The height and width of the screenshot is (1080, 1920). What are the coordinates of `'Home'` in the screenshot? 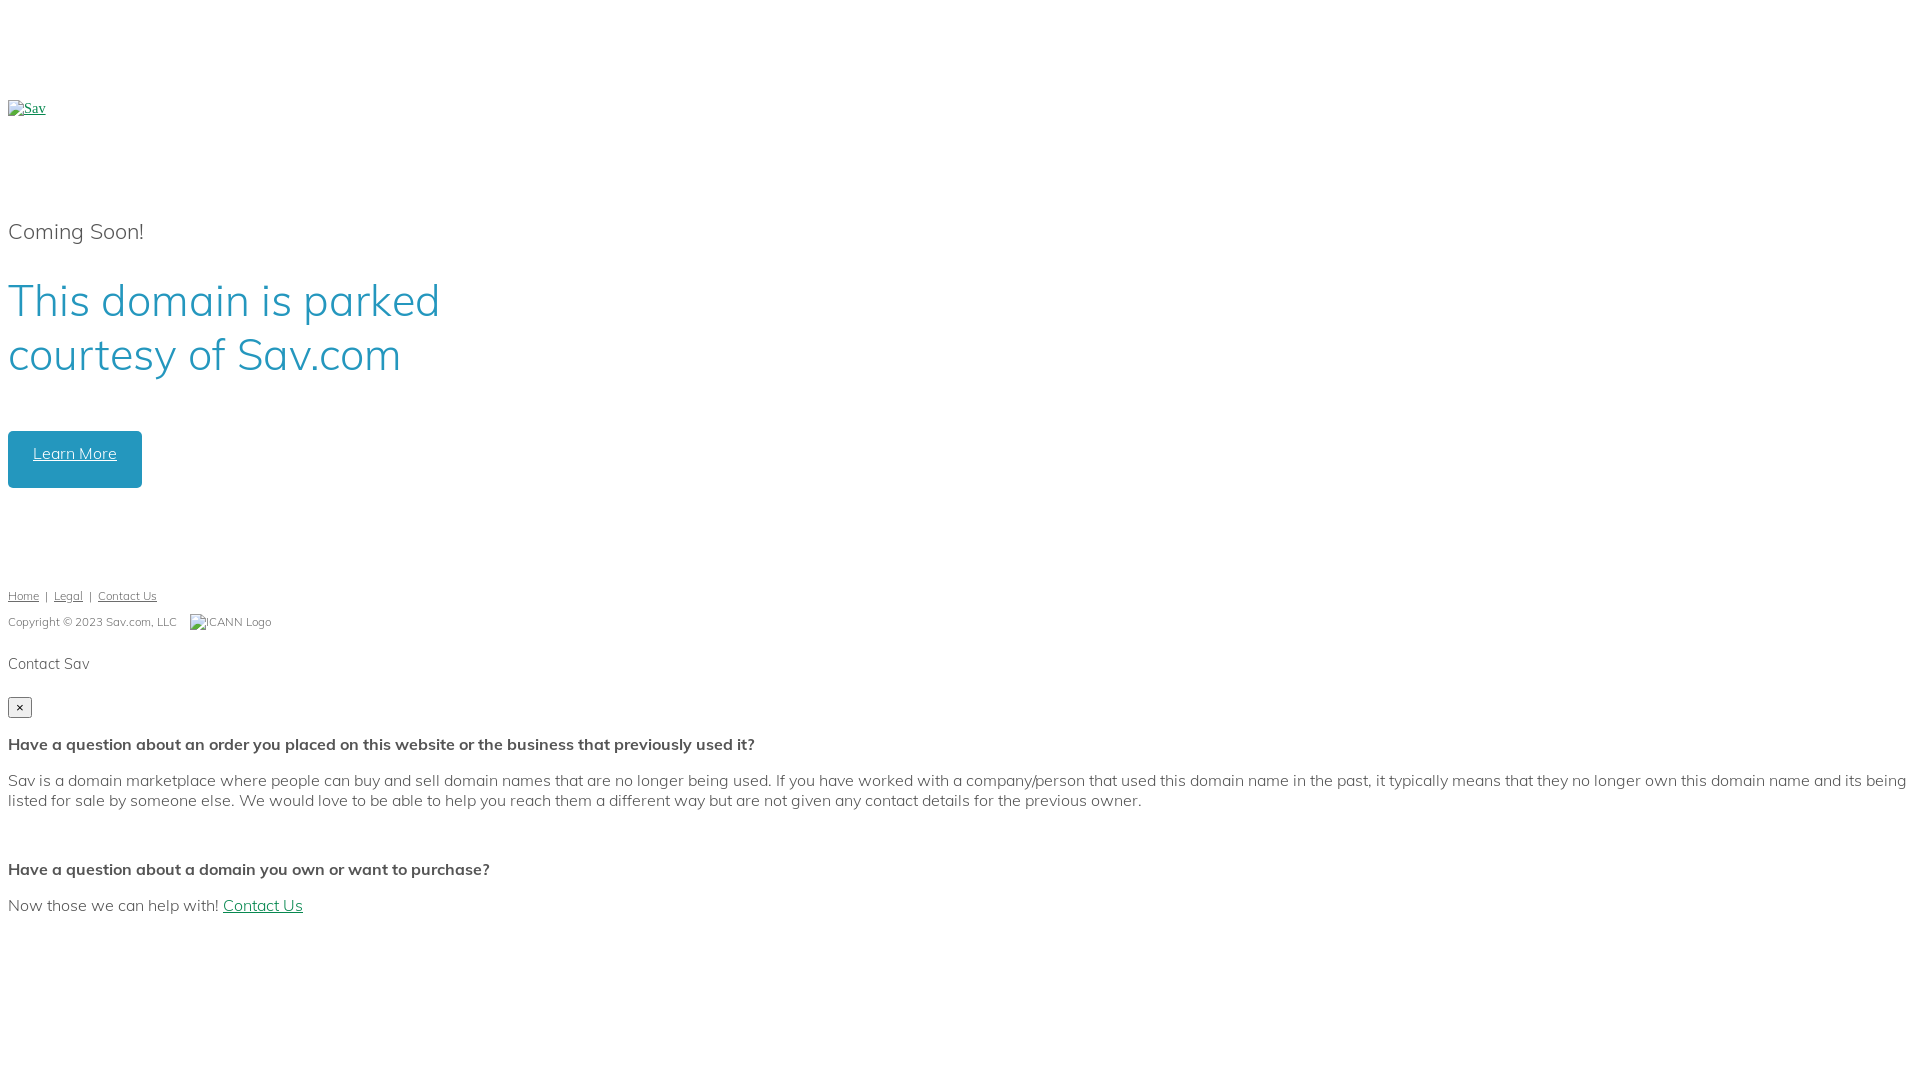 It's located at (8, 594).